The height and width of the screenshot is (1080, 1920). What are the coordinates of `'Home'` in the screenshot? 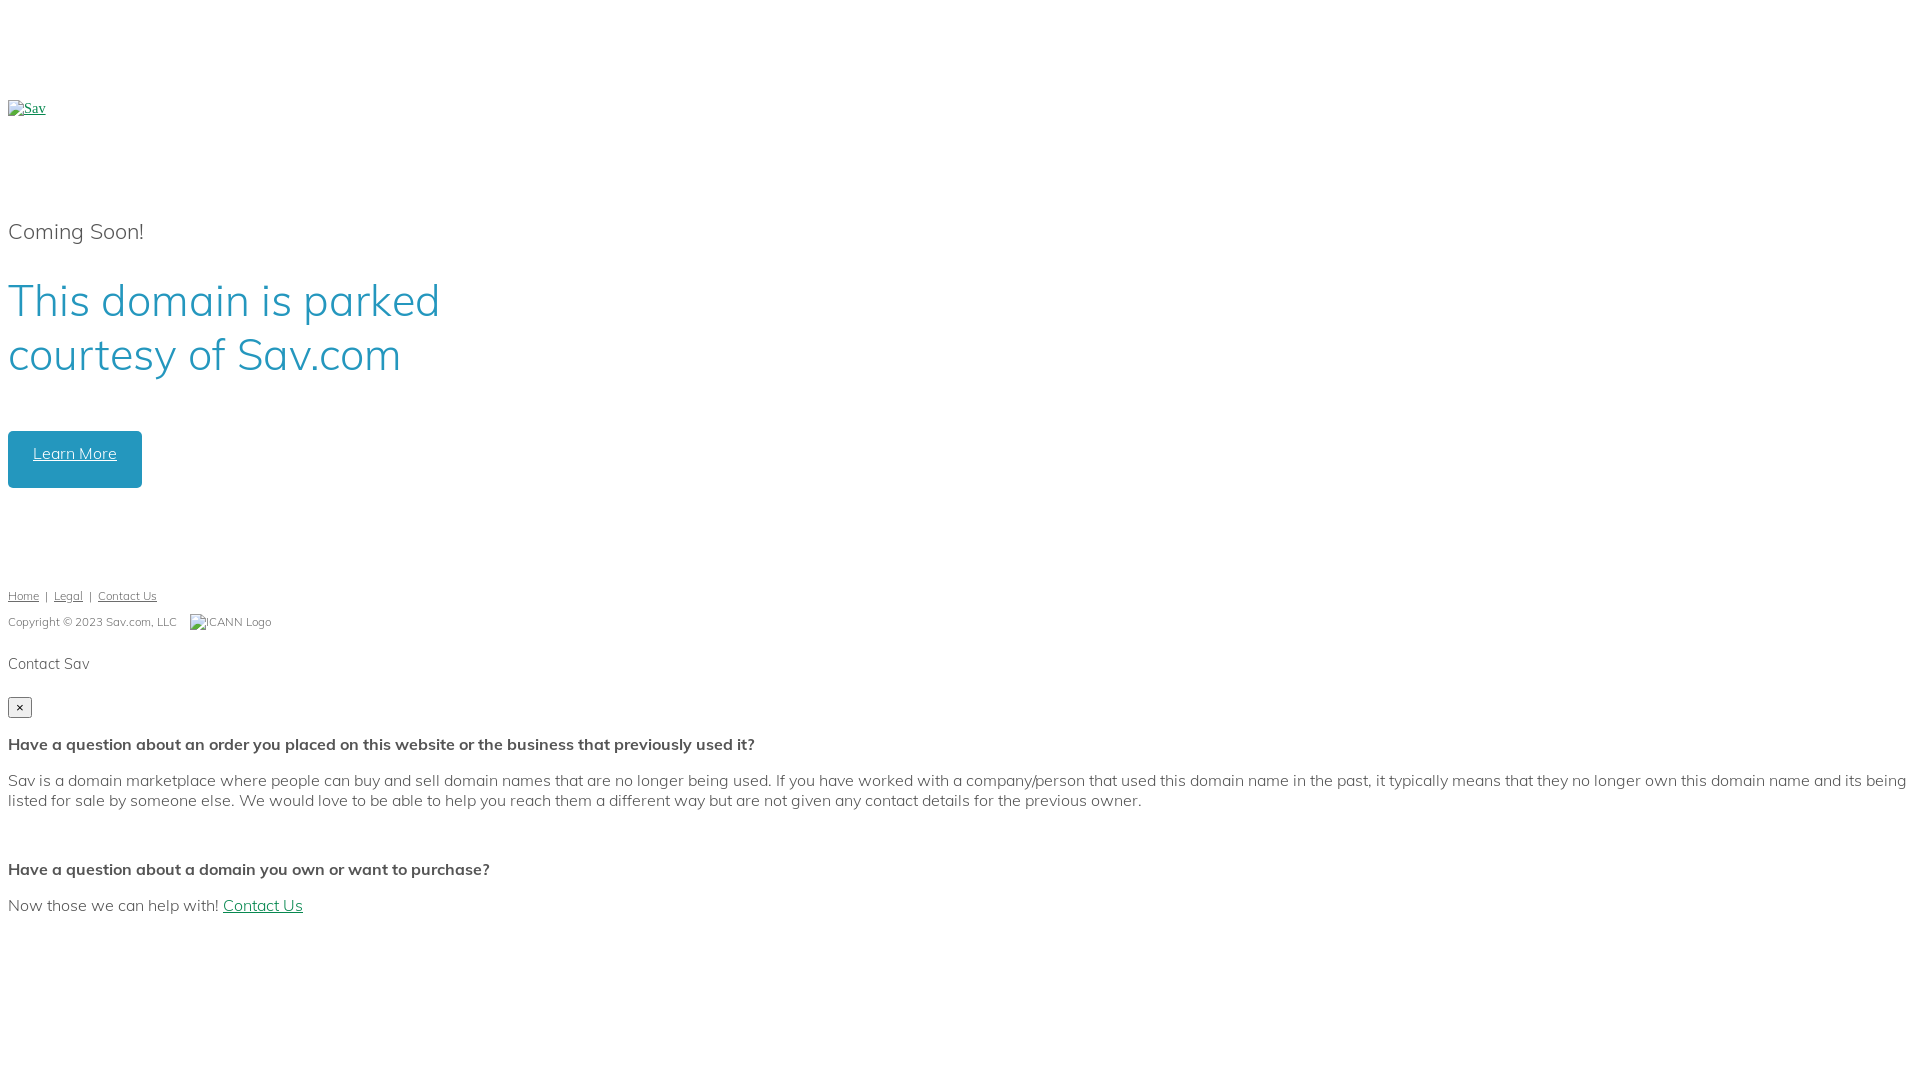 It's located at (8, 594).